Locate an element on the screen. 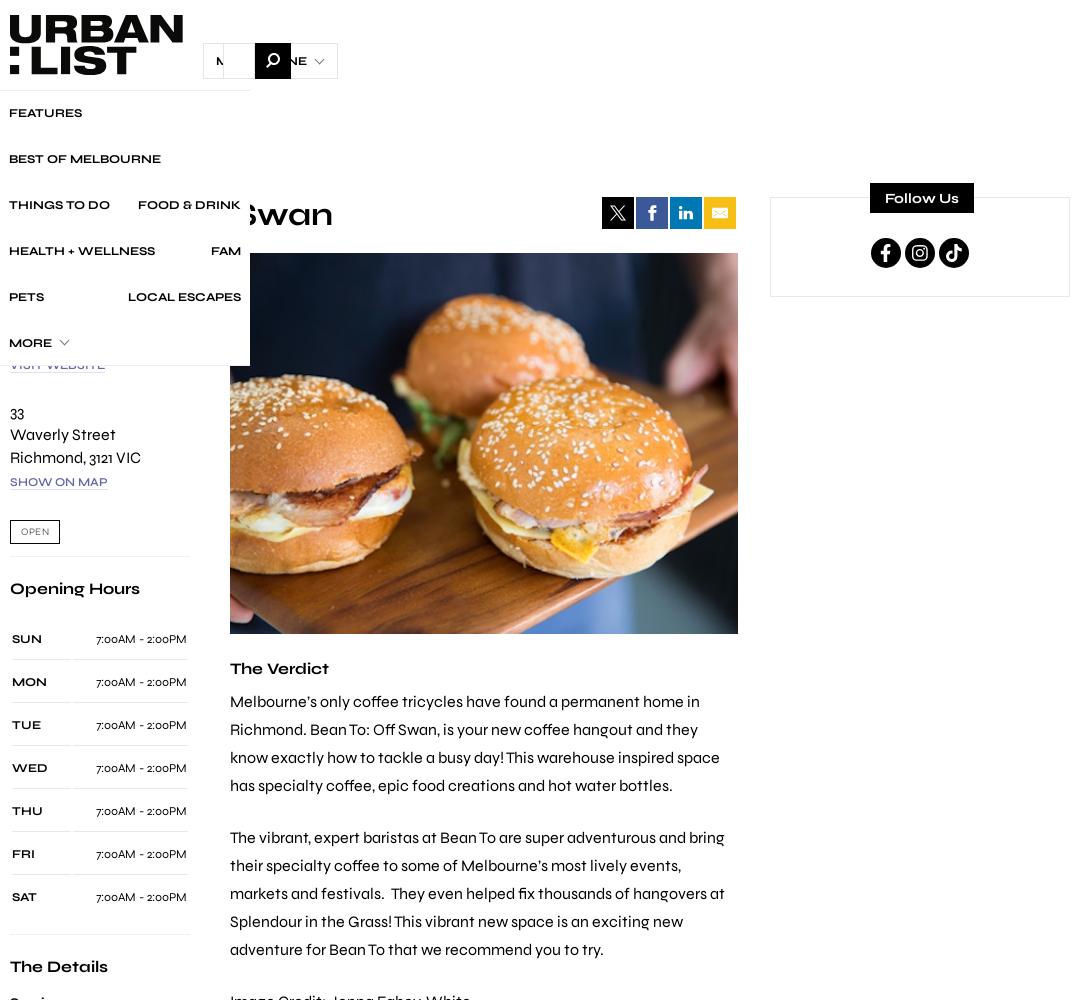  'WED' is located at coordinates (11, 767).